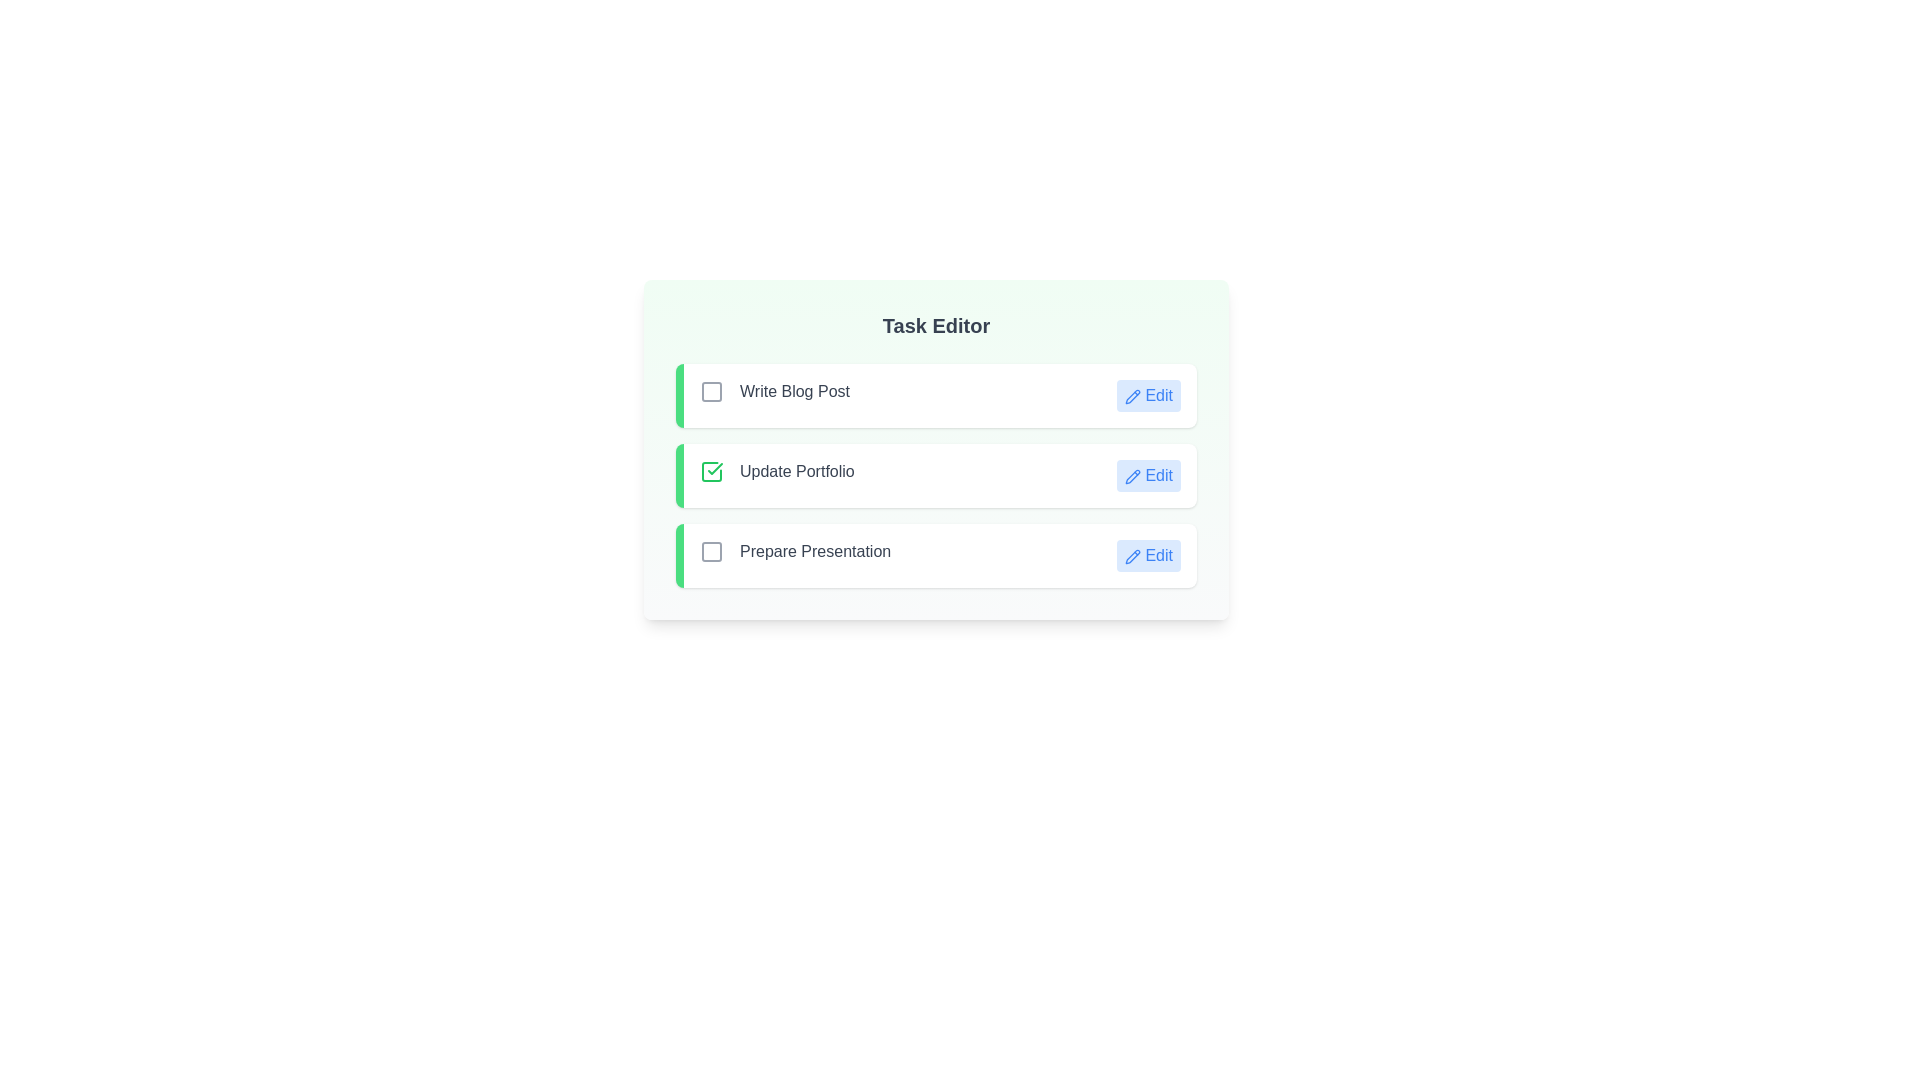  Describe the element at coordinates (1148, 475) in the screenshot. I see `'Edit' button for the task 'Update Portfolio'` at that location.